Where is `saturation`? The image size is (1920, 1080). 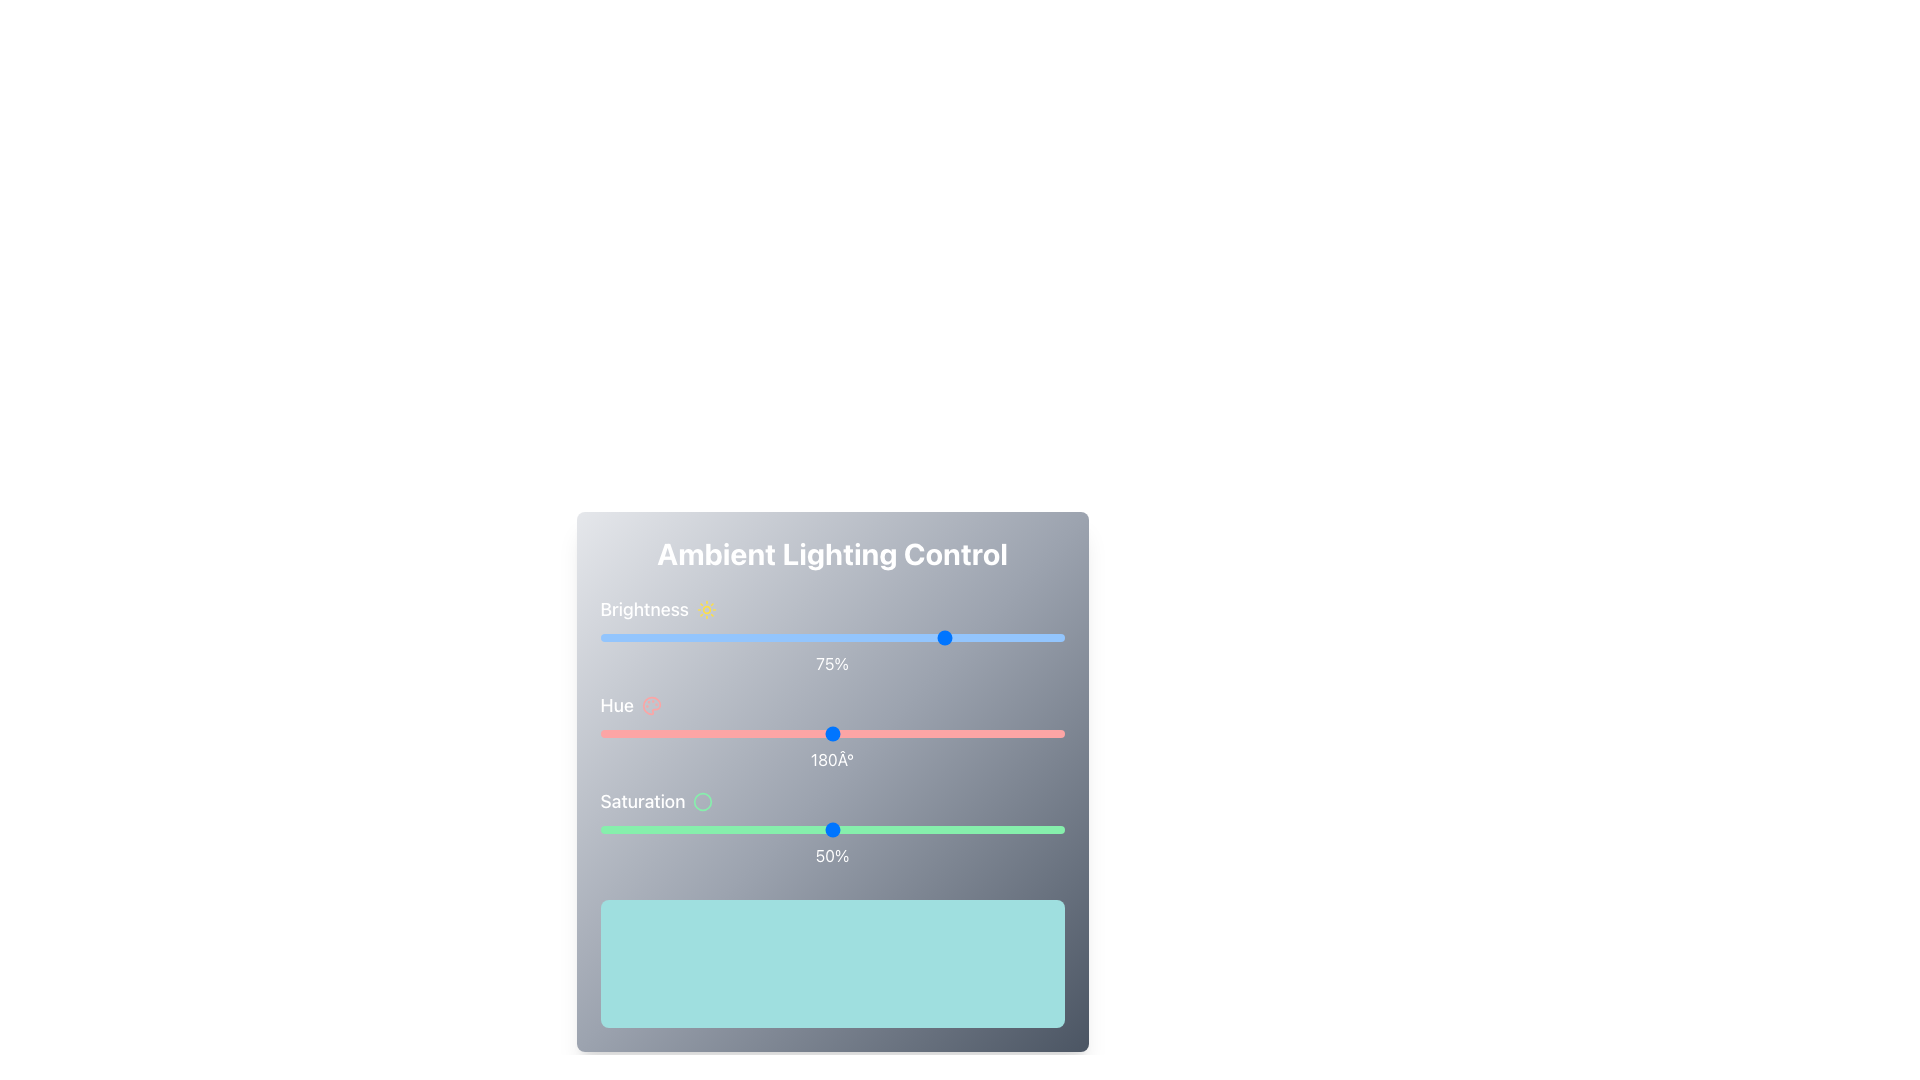
saturation is located at coordinates (869, 829).